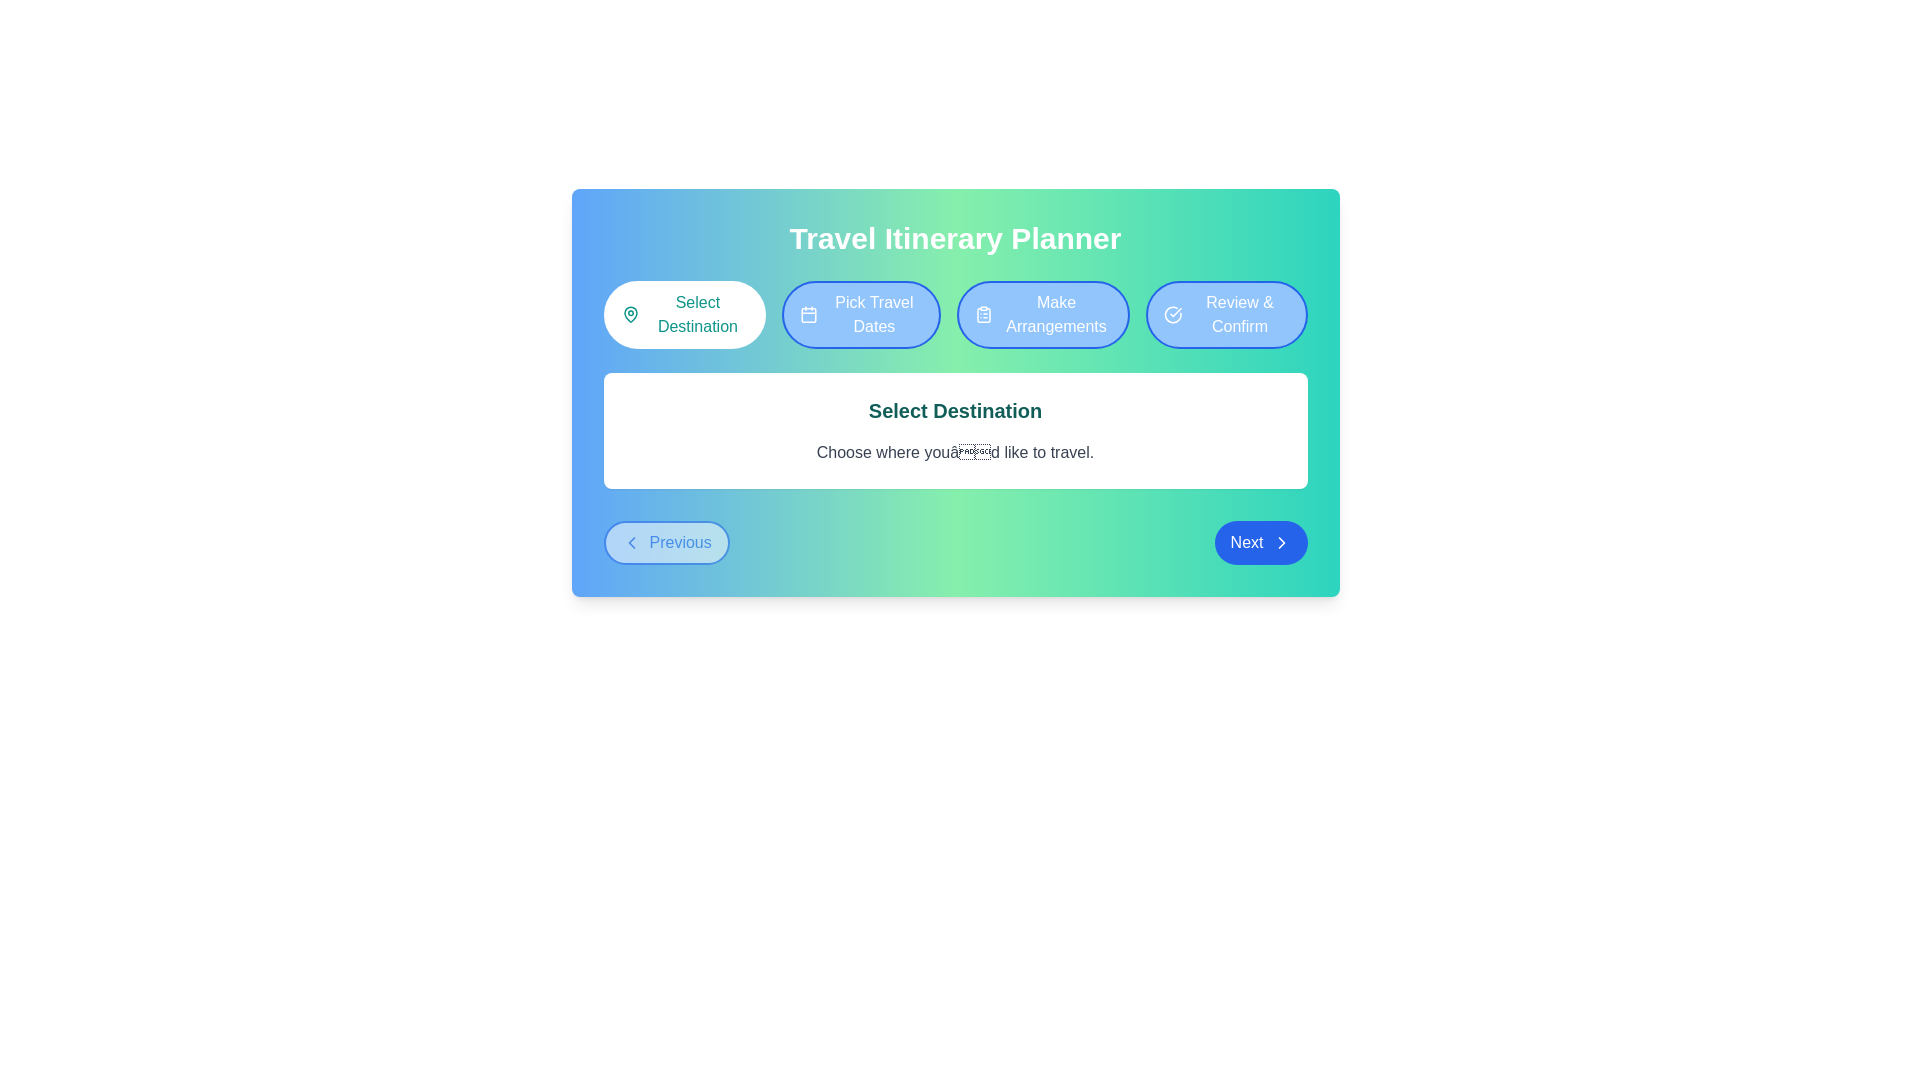  What do you see at coordinates (684, 315) in the screenshot?
I see `the leftmost button in the horizontal array of four rounded buttons` at bounding box center [684, 315].